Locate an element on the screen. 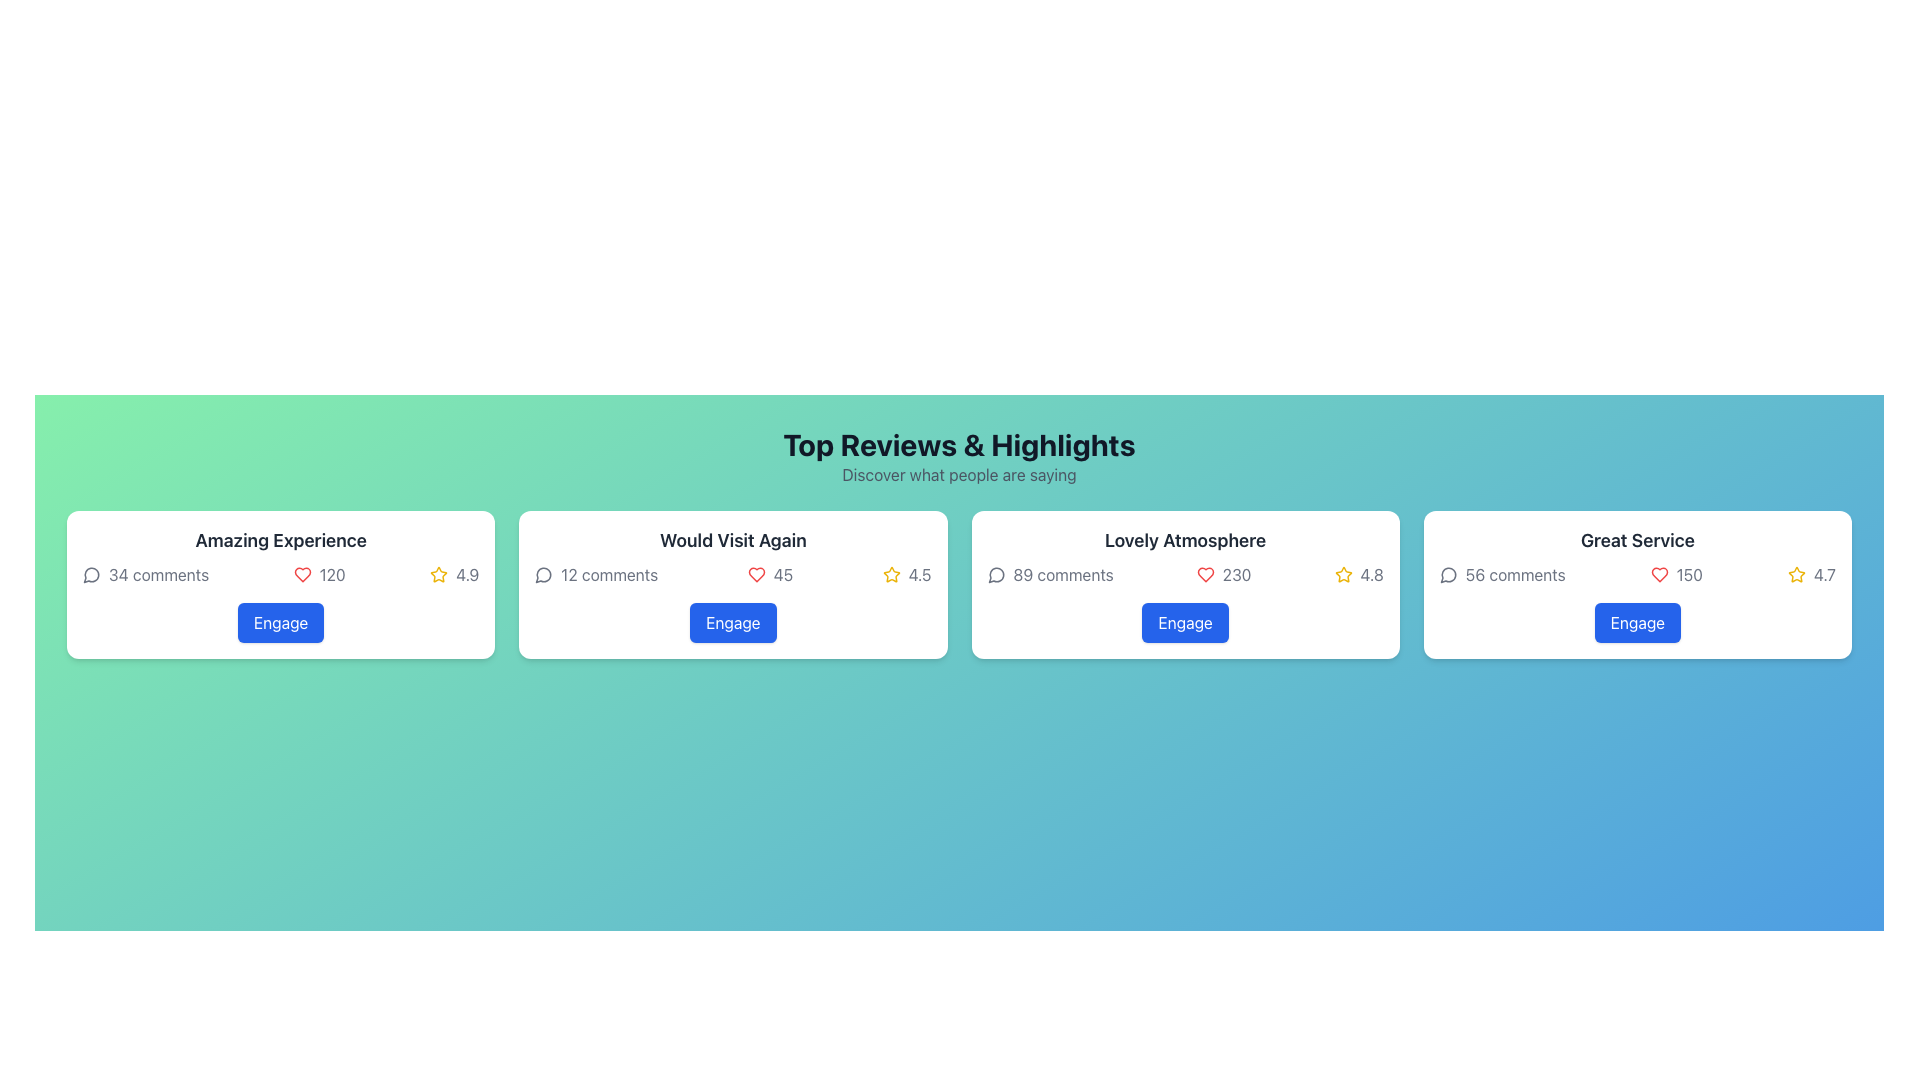 The height and width of the screenshot is (1080, 1920). the Text Header element that serves as a title for the section containing reviews and highlights, located at the top of the section with a subtitle below it is located at coordinates (958, 443).